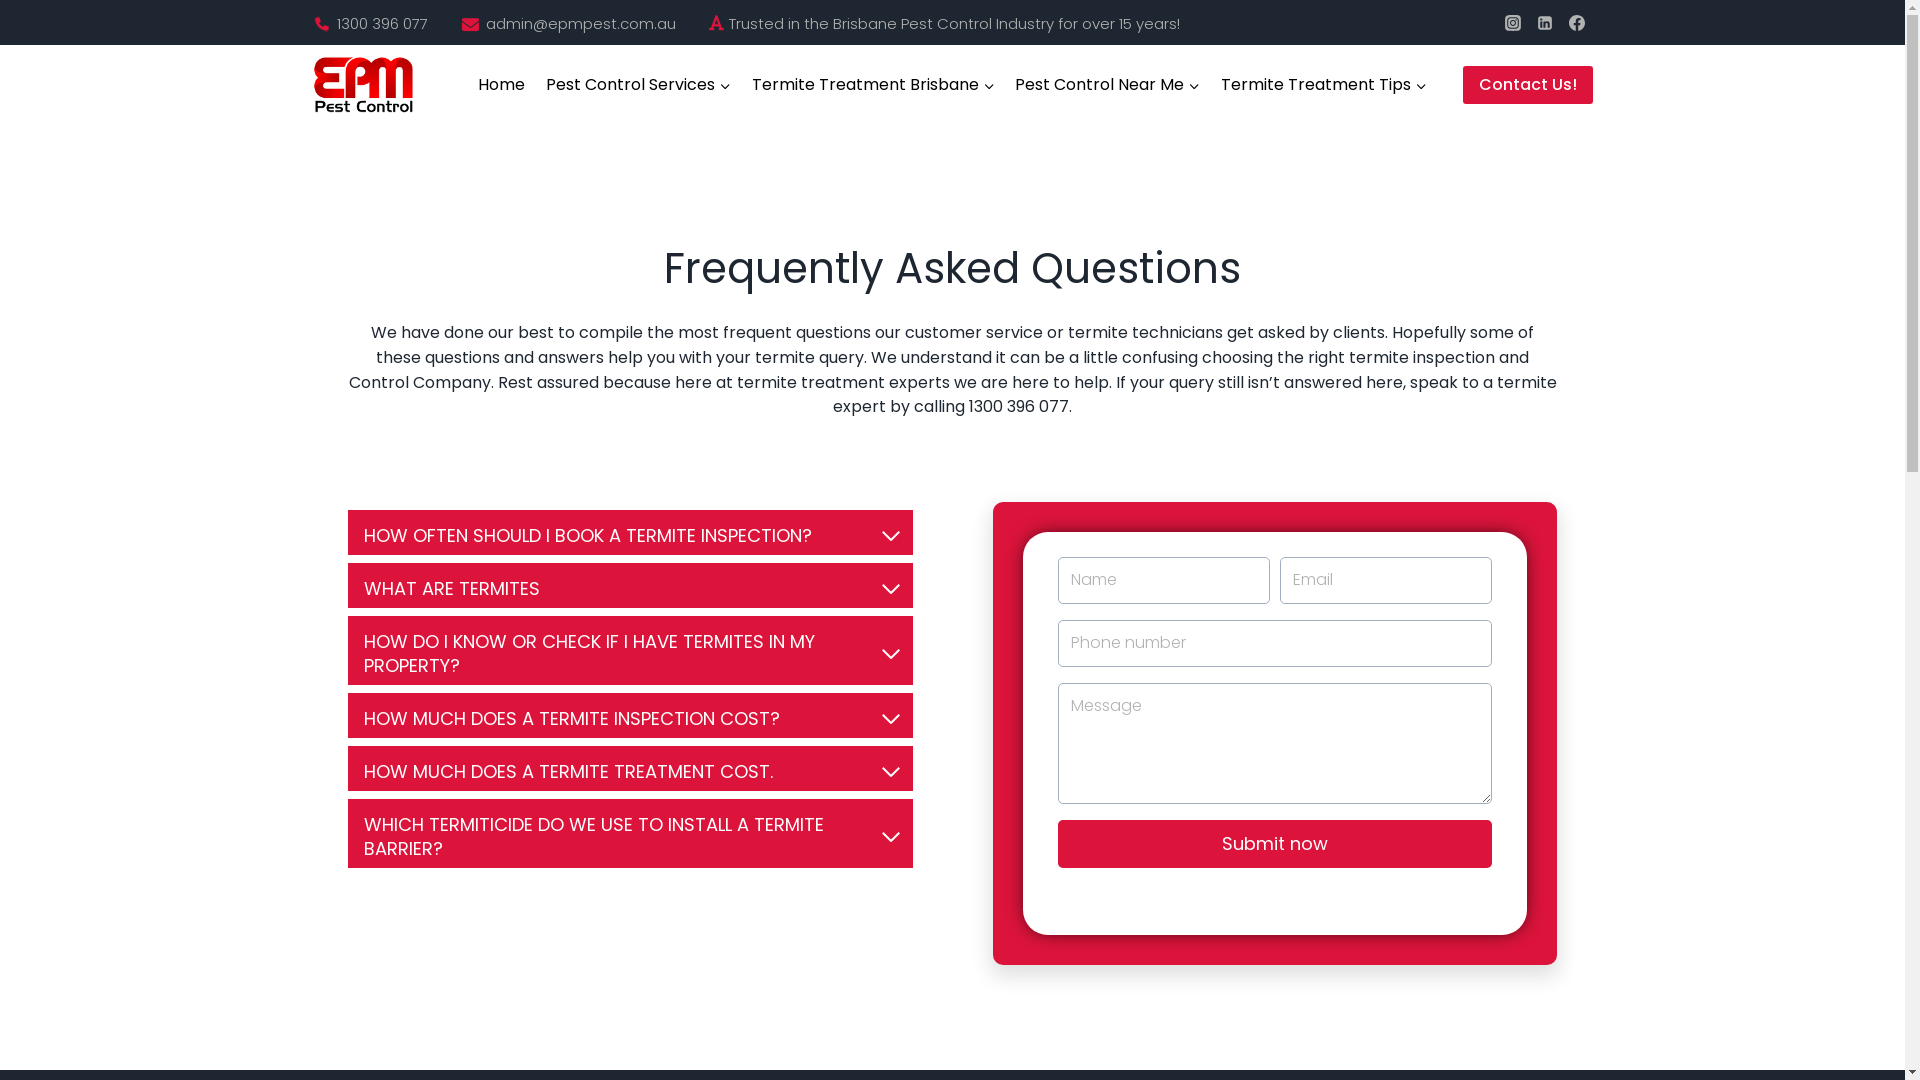 Image resolution: width=1920 pixels, height=1080 pixels. I want to click on 'WHICH TERMITICIDE DO WE USE TO INSTALL A TERMITE BARRIER?', so click(629, 833).